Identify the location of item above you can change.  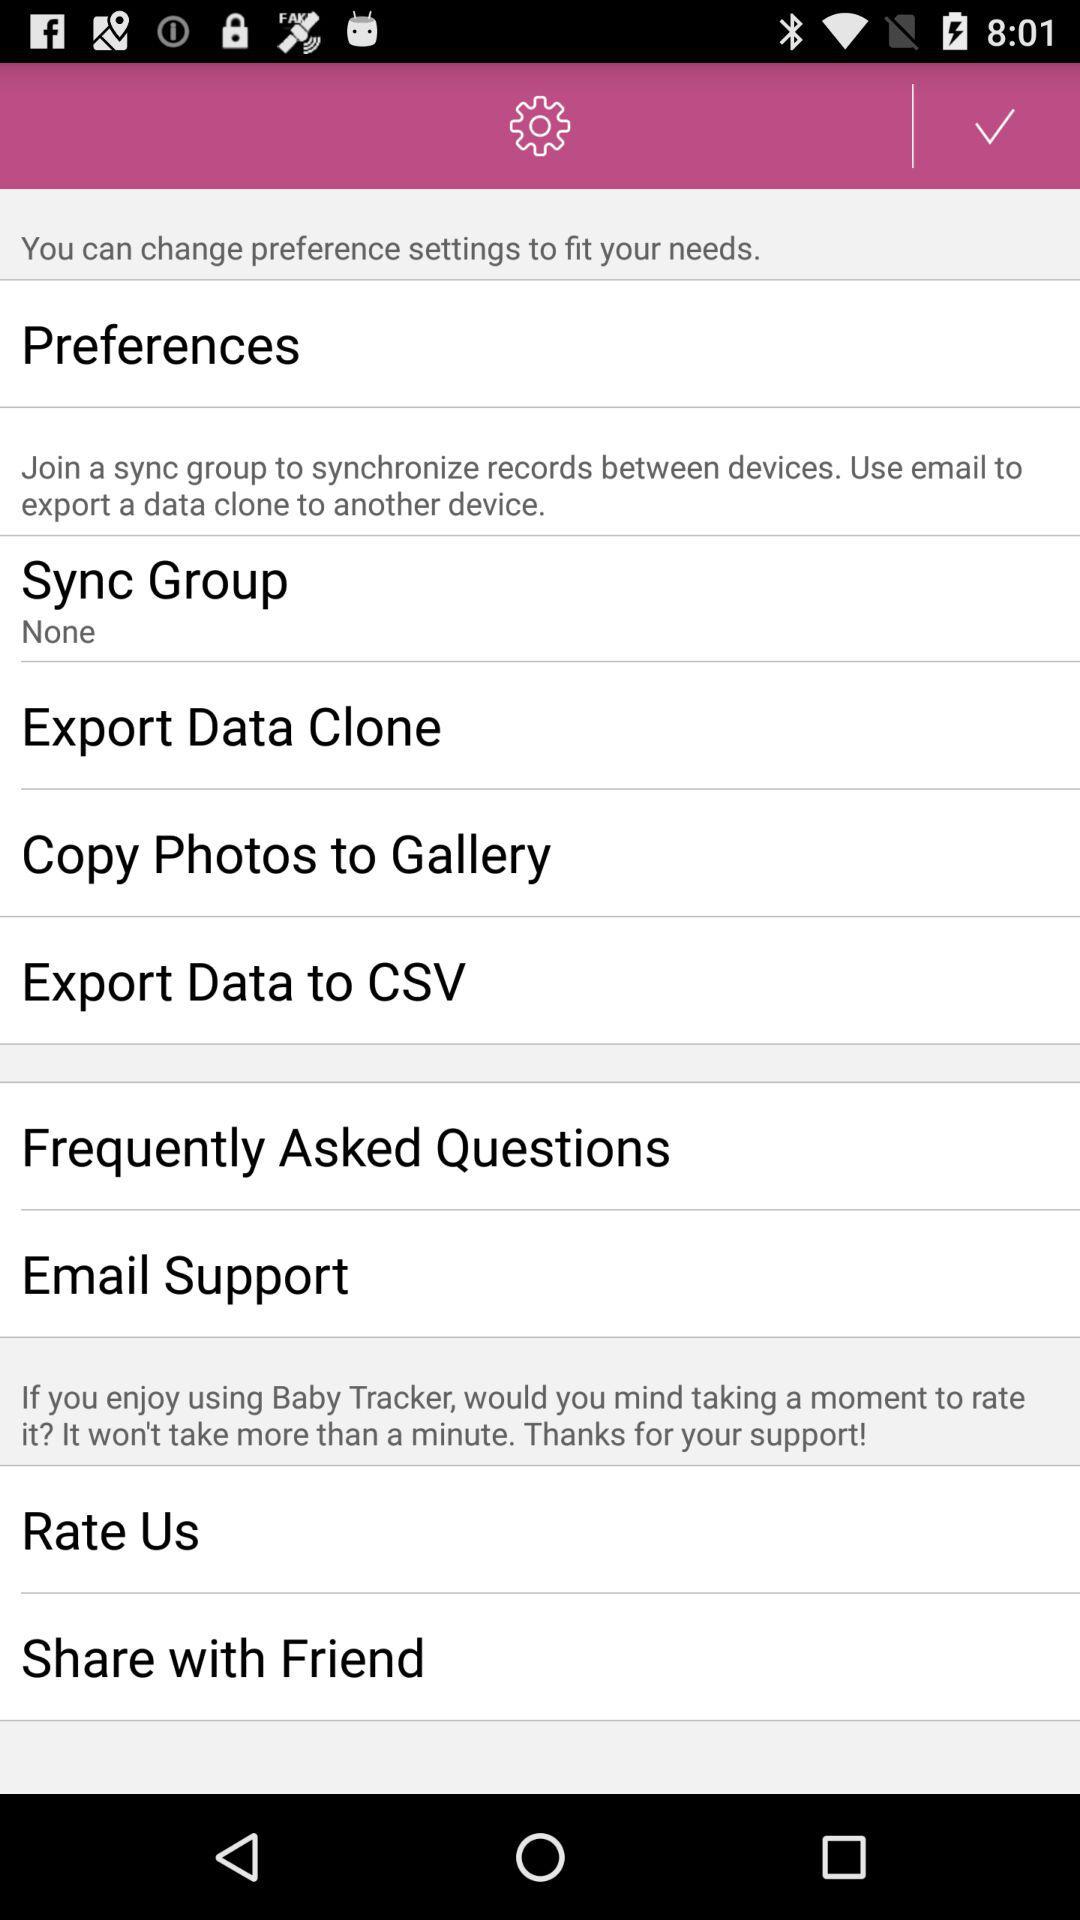
(995, 124).